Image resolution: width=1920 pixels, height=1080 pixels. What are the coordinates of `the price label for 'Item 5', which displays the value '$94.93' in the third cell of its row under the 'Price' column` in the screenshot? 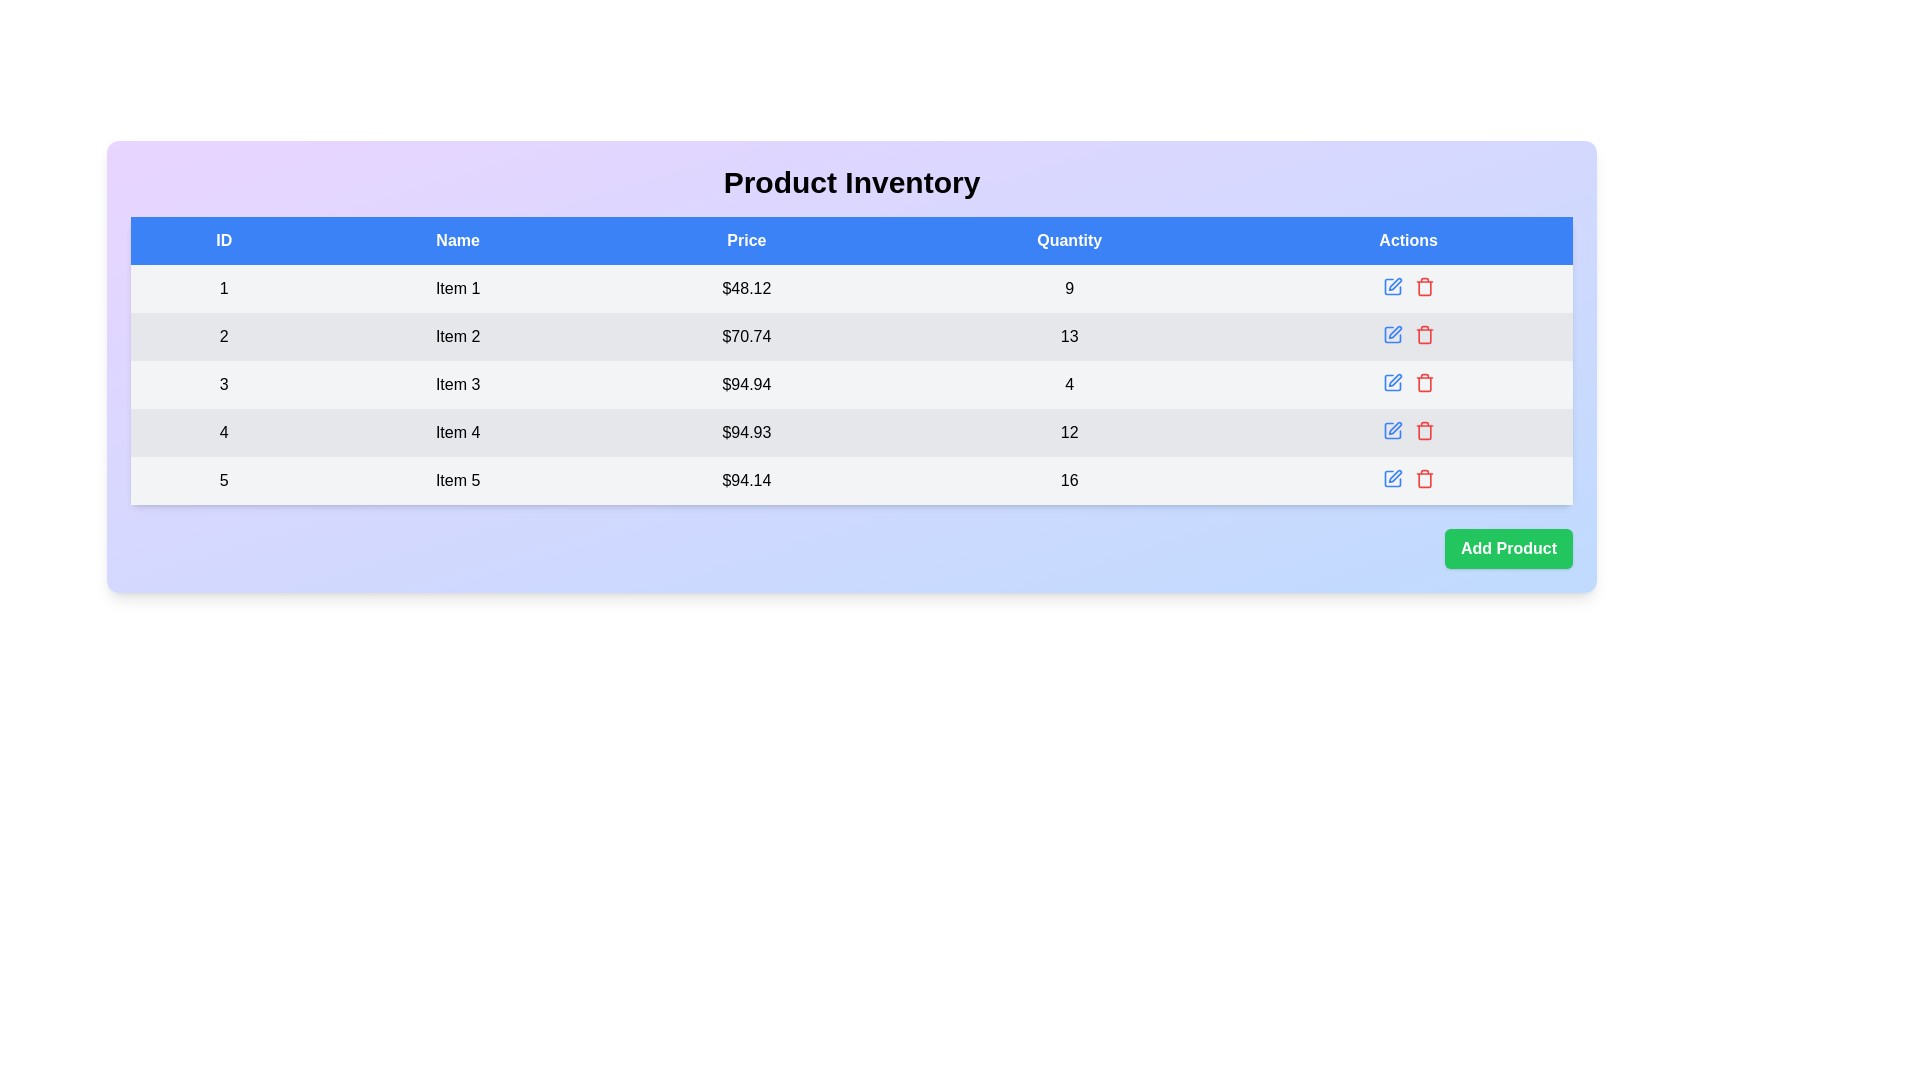 It's located at (745, 481).